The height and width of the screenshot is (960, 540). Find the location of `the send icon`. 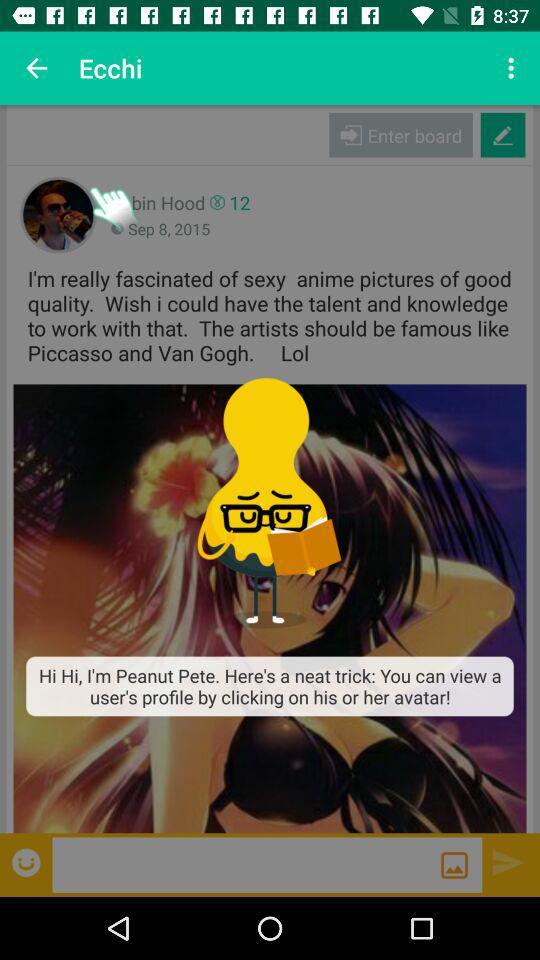

the send icon is located at coordinates (508, 861).